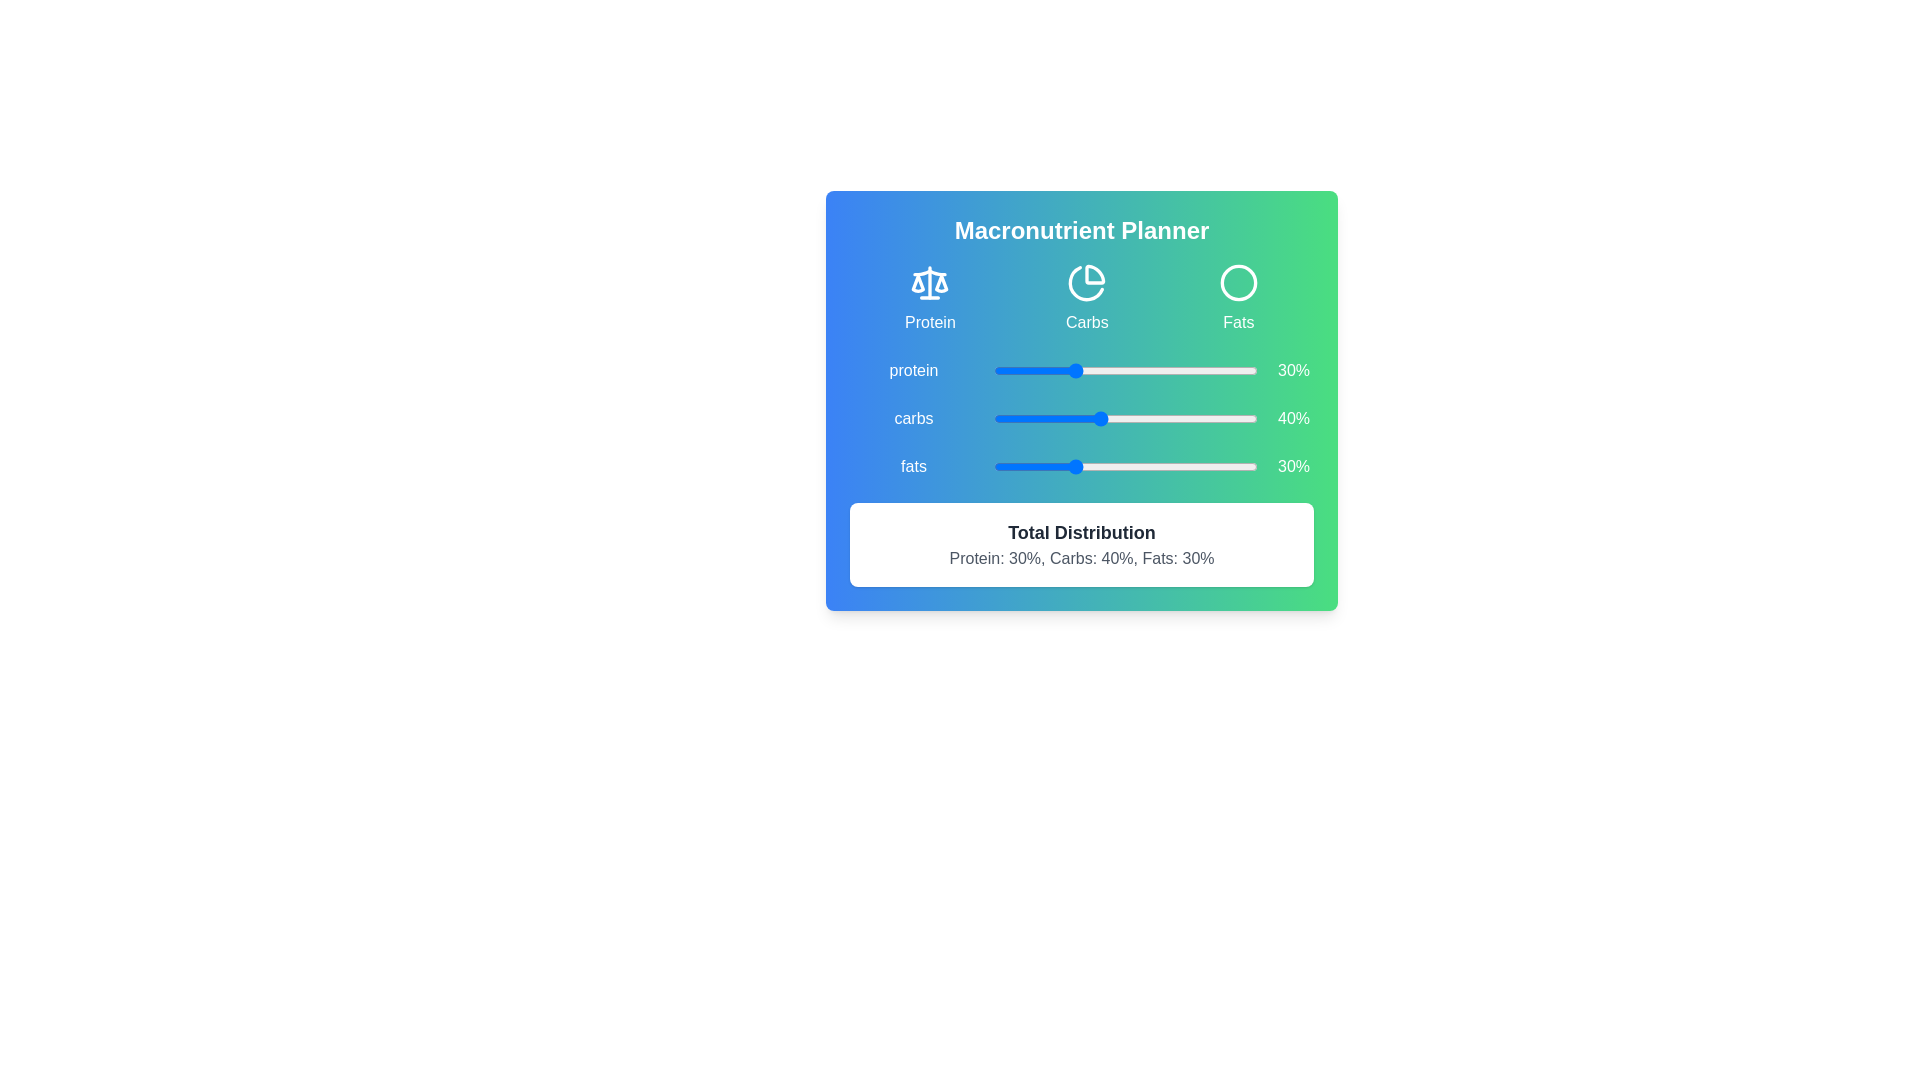 This screenshot has height=1080, width=1920. Describe the element at coordinates (1178, 370) in the screenshot. I see `the protein percentage` at that location.